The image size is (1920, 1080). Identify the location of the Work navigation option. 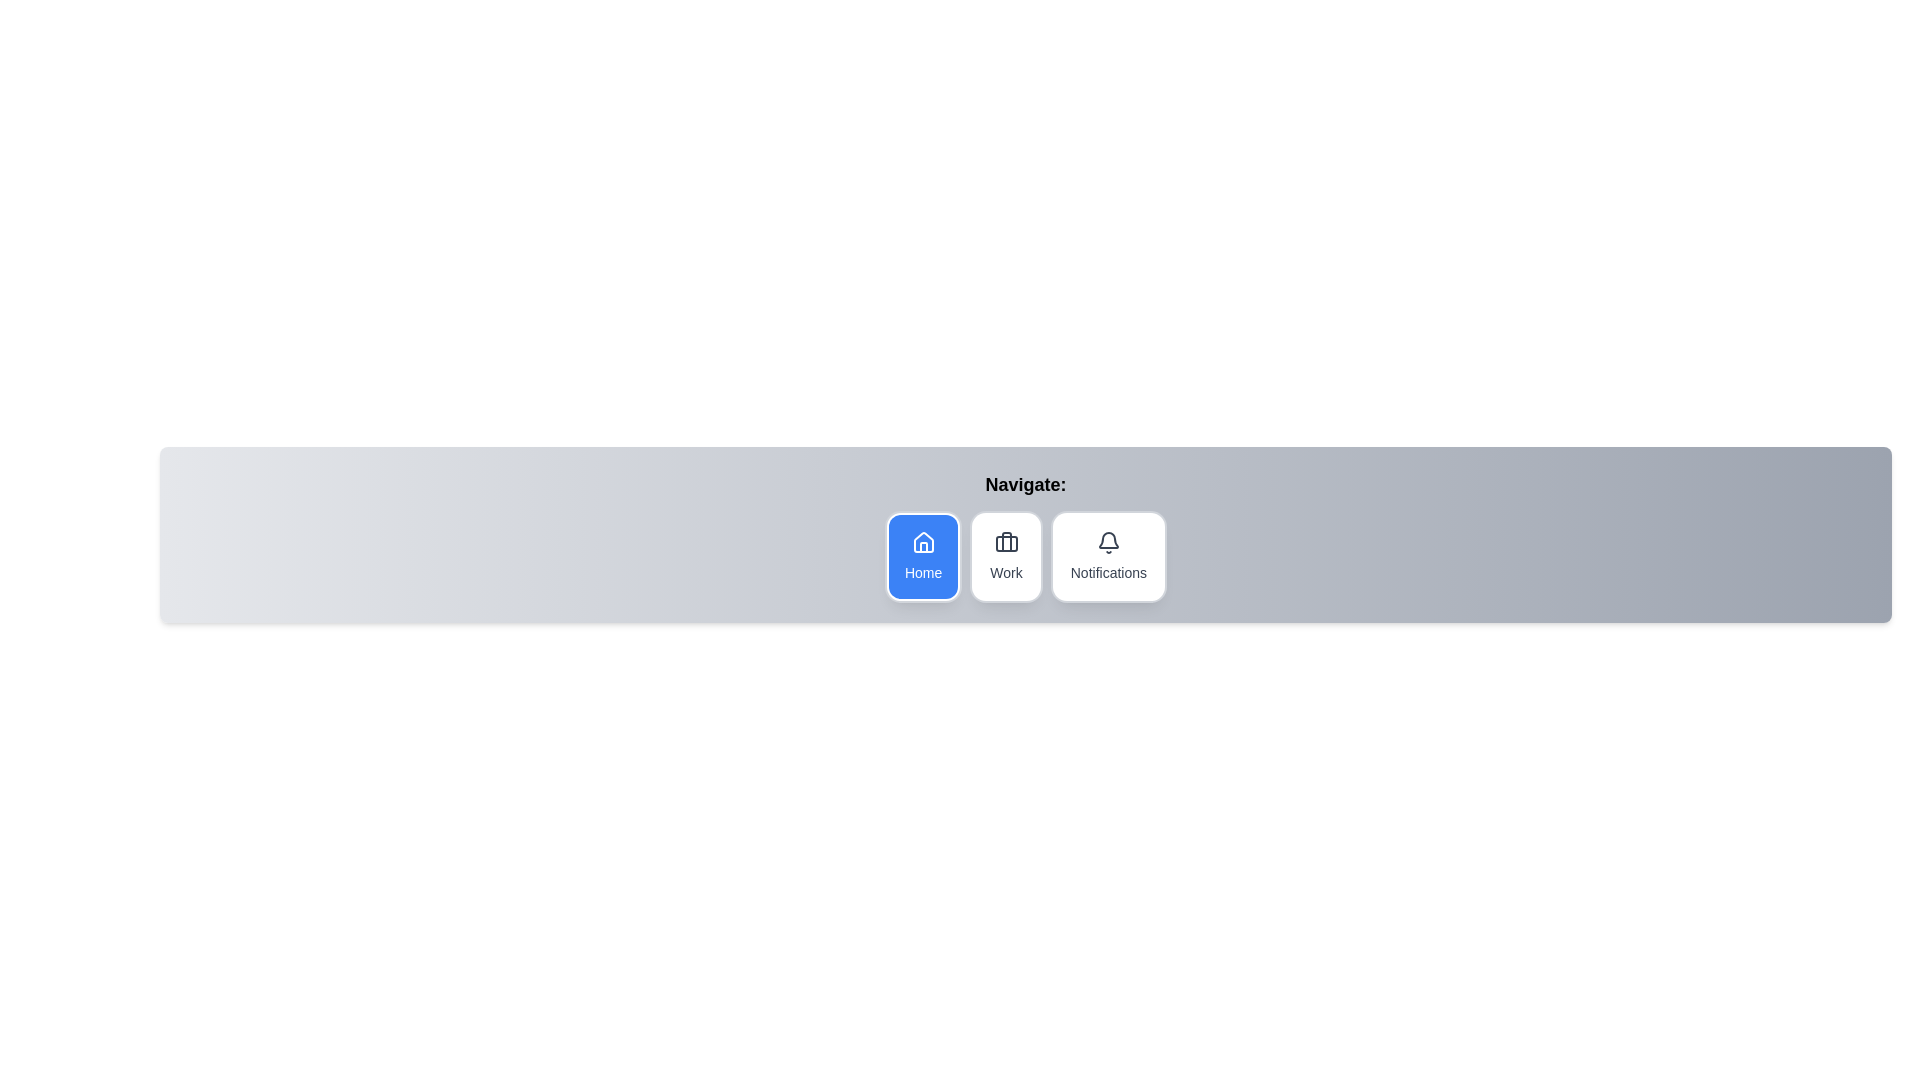
(1006, 556).